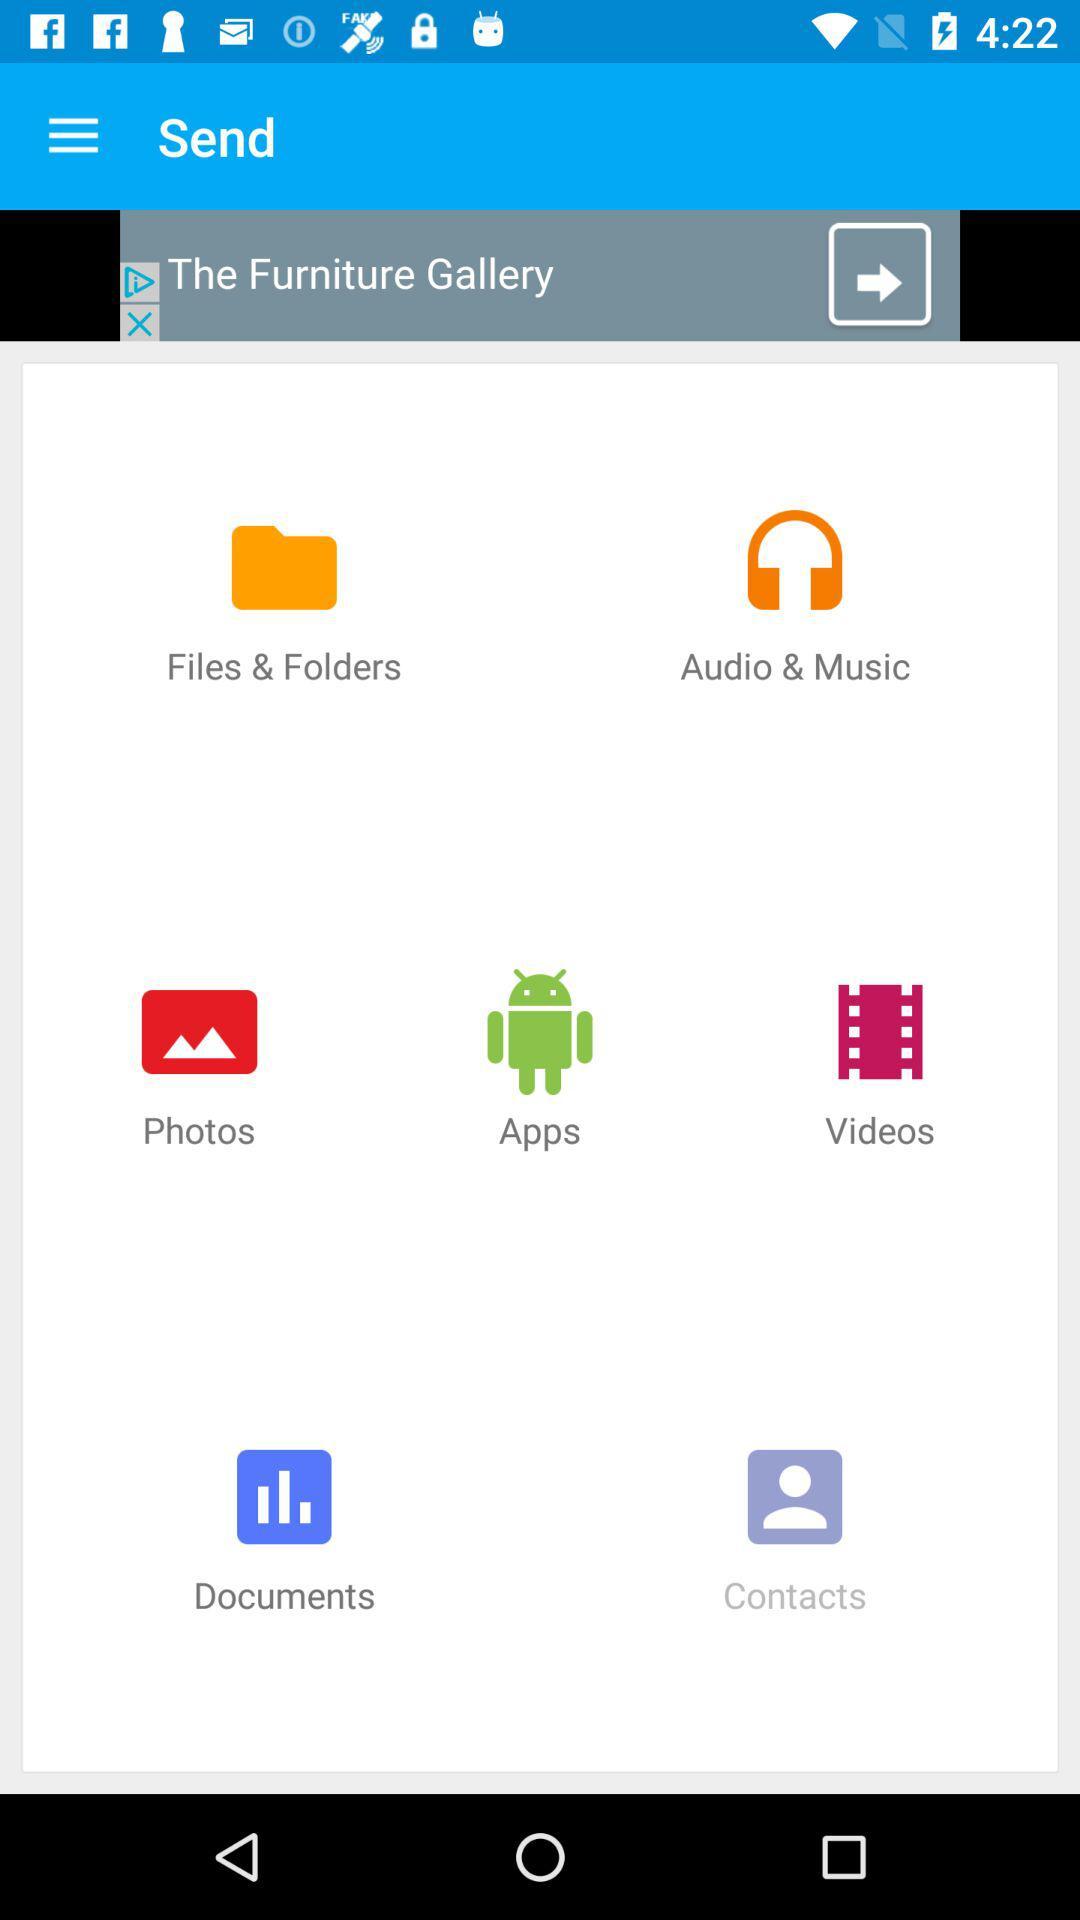 The image size is (1080, 1920). I want to click on advertisement, so click(540, 274).